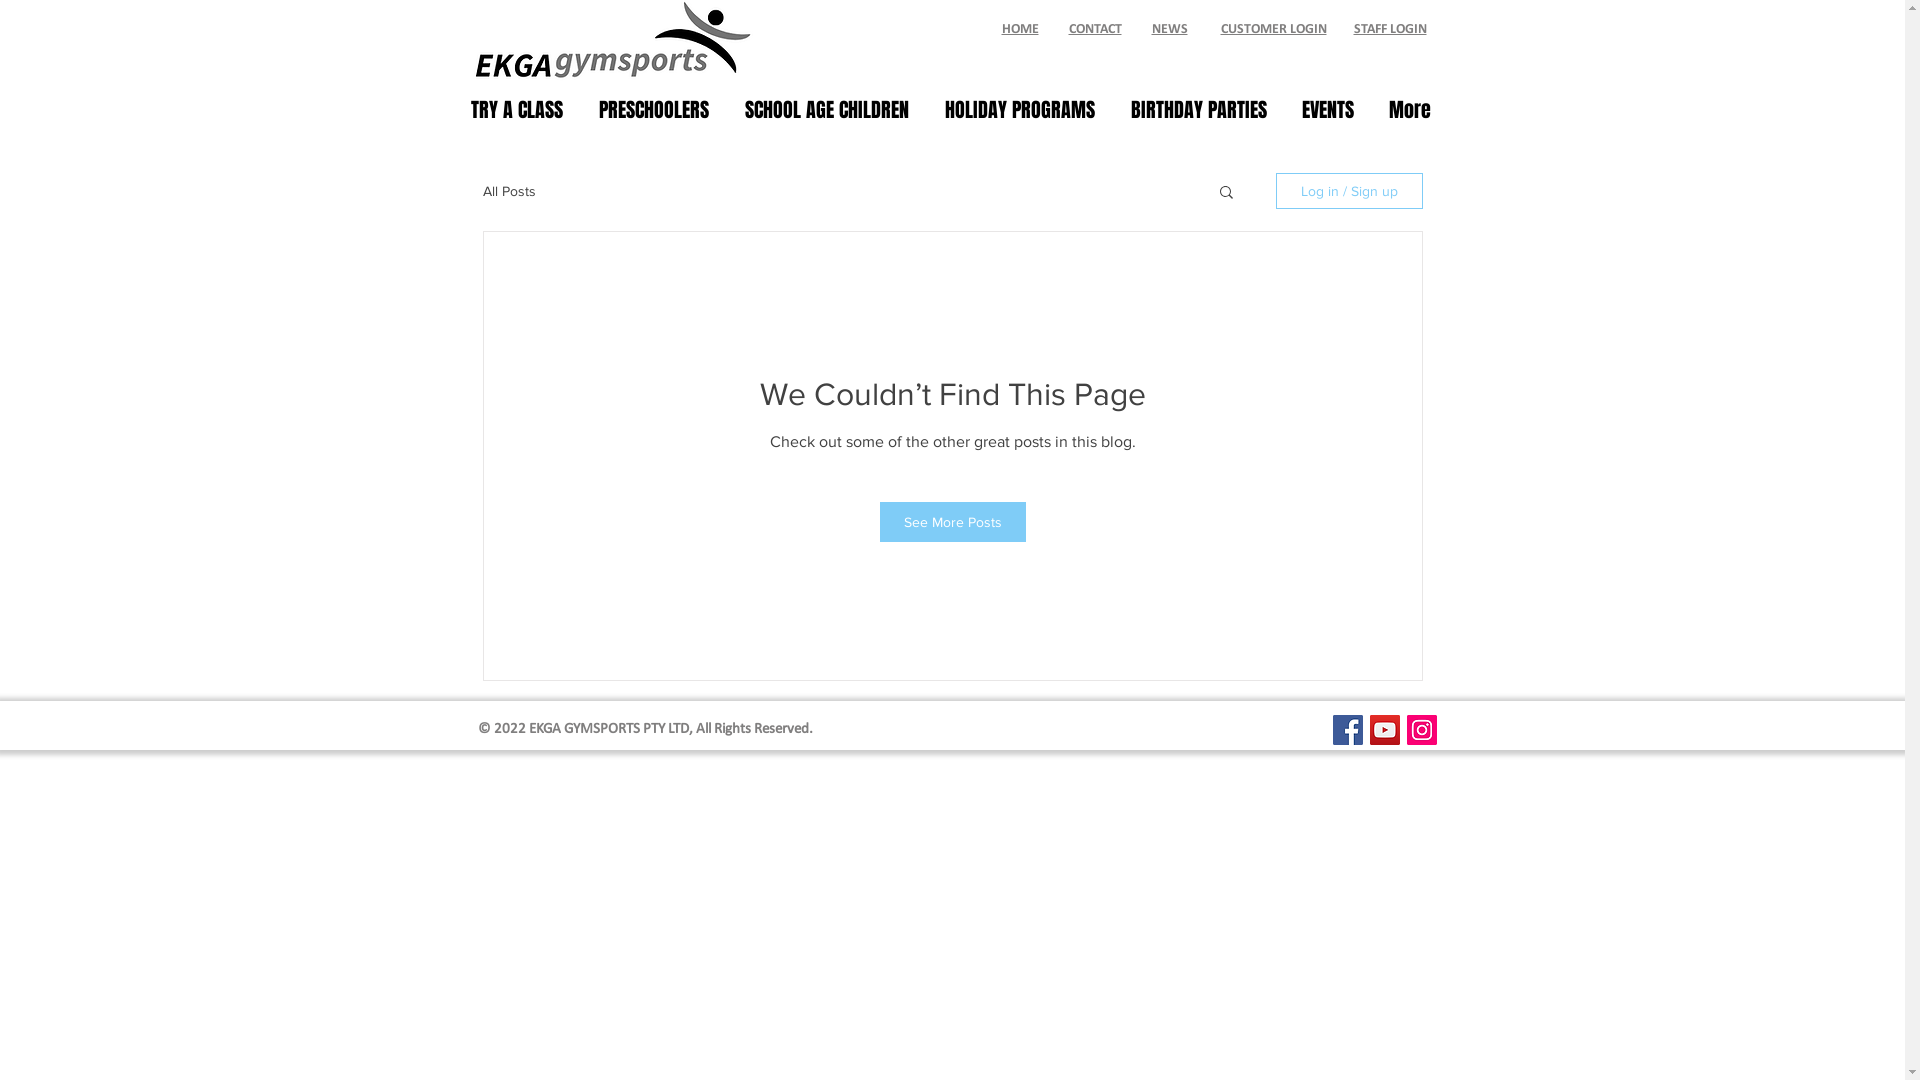 The image size is (1920, 1080). Describe the element at coordinates (1349, 191) in the screenshot. I see `'Log in / Sign up'` at that location.